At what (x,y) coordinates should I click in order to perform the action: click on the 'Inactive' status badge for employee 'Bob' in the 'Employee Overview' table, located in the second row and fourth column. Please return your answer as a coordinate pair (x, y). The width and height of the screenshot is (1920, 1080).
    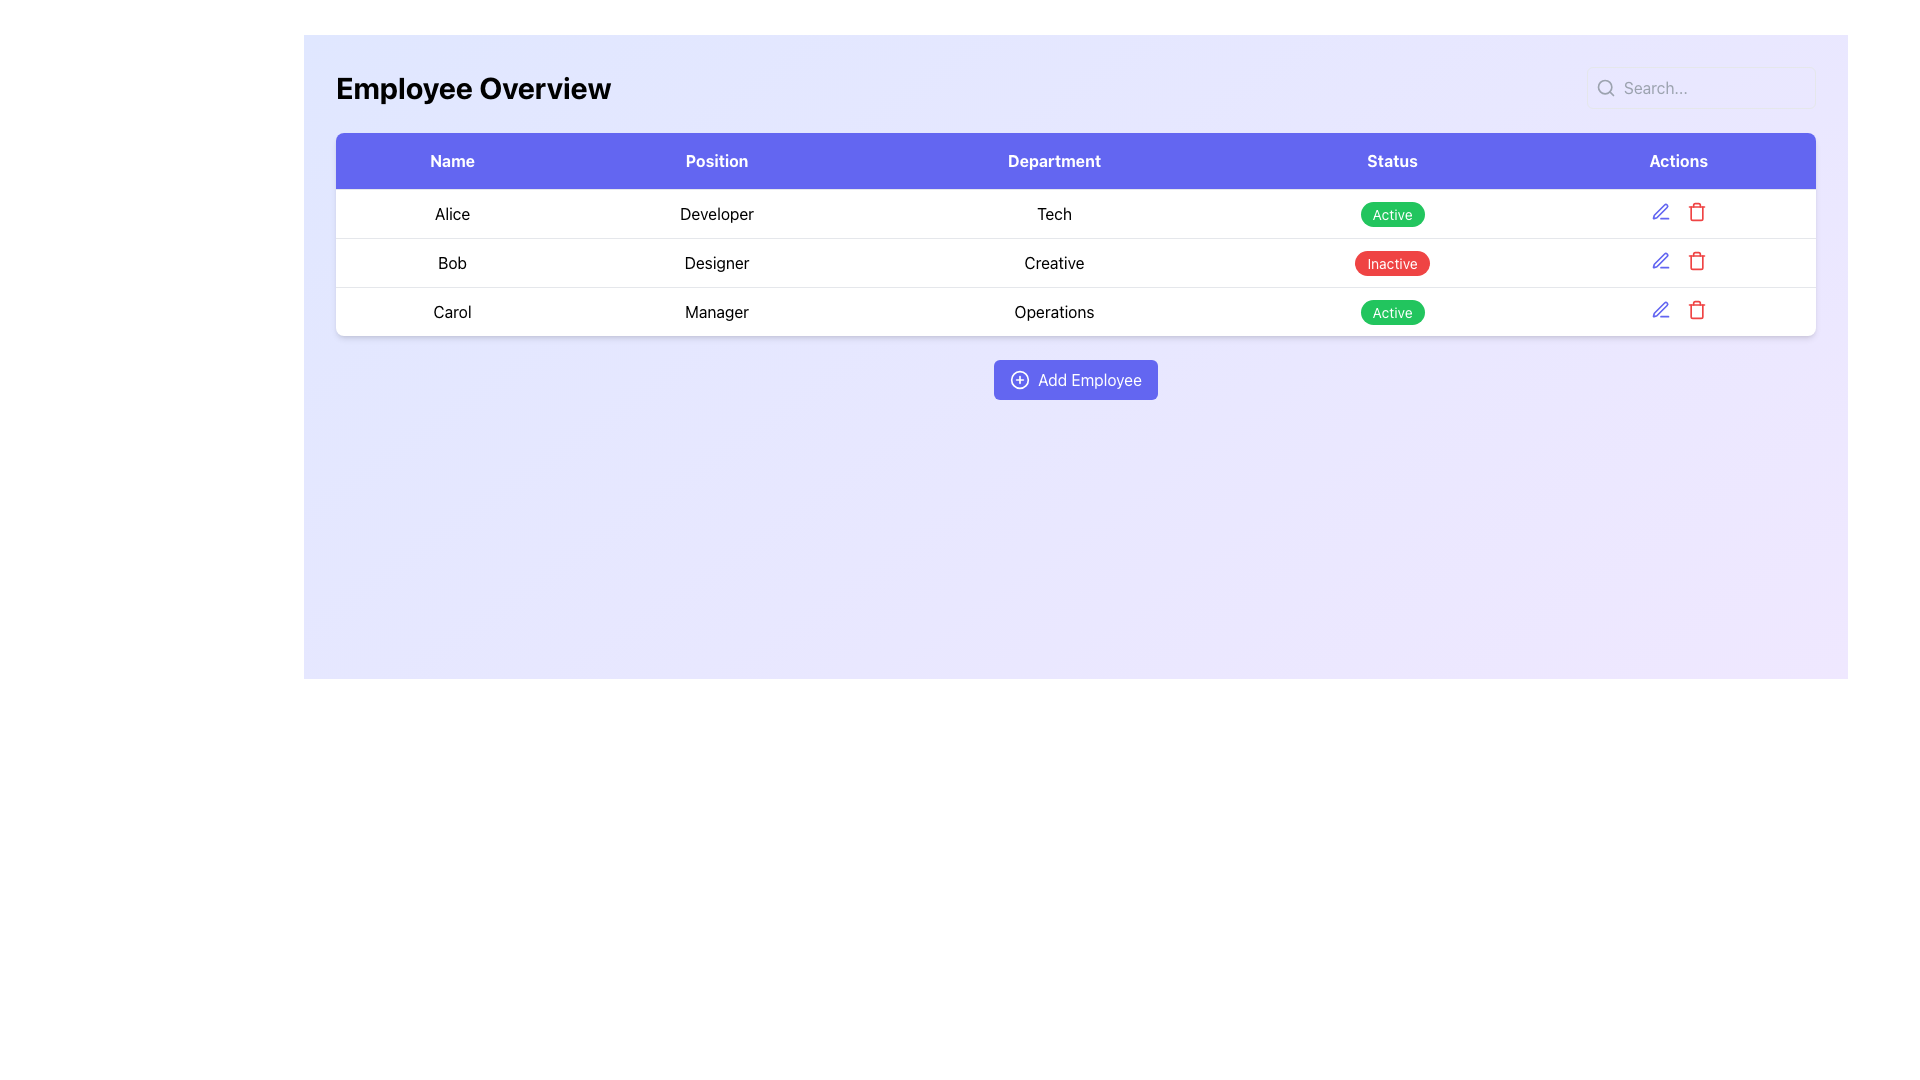
    Looking at the image, I should click on (1391, 261).